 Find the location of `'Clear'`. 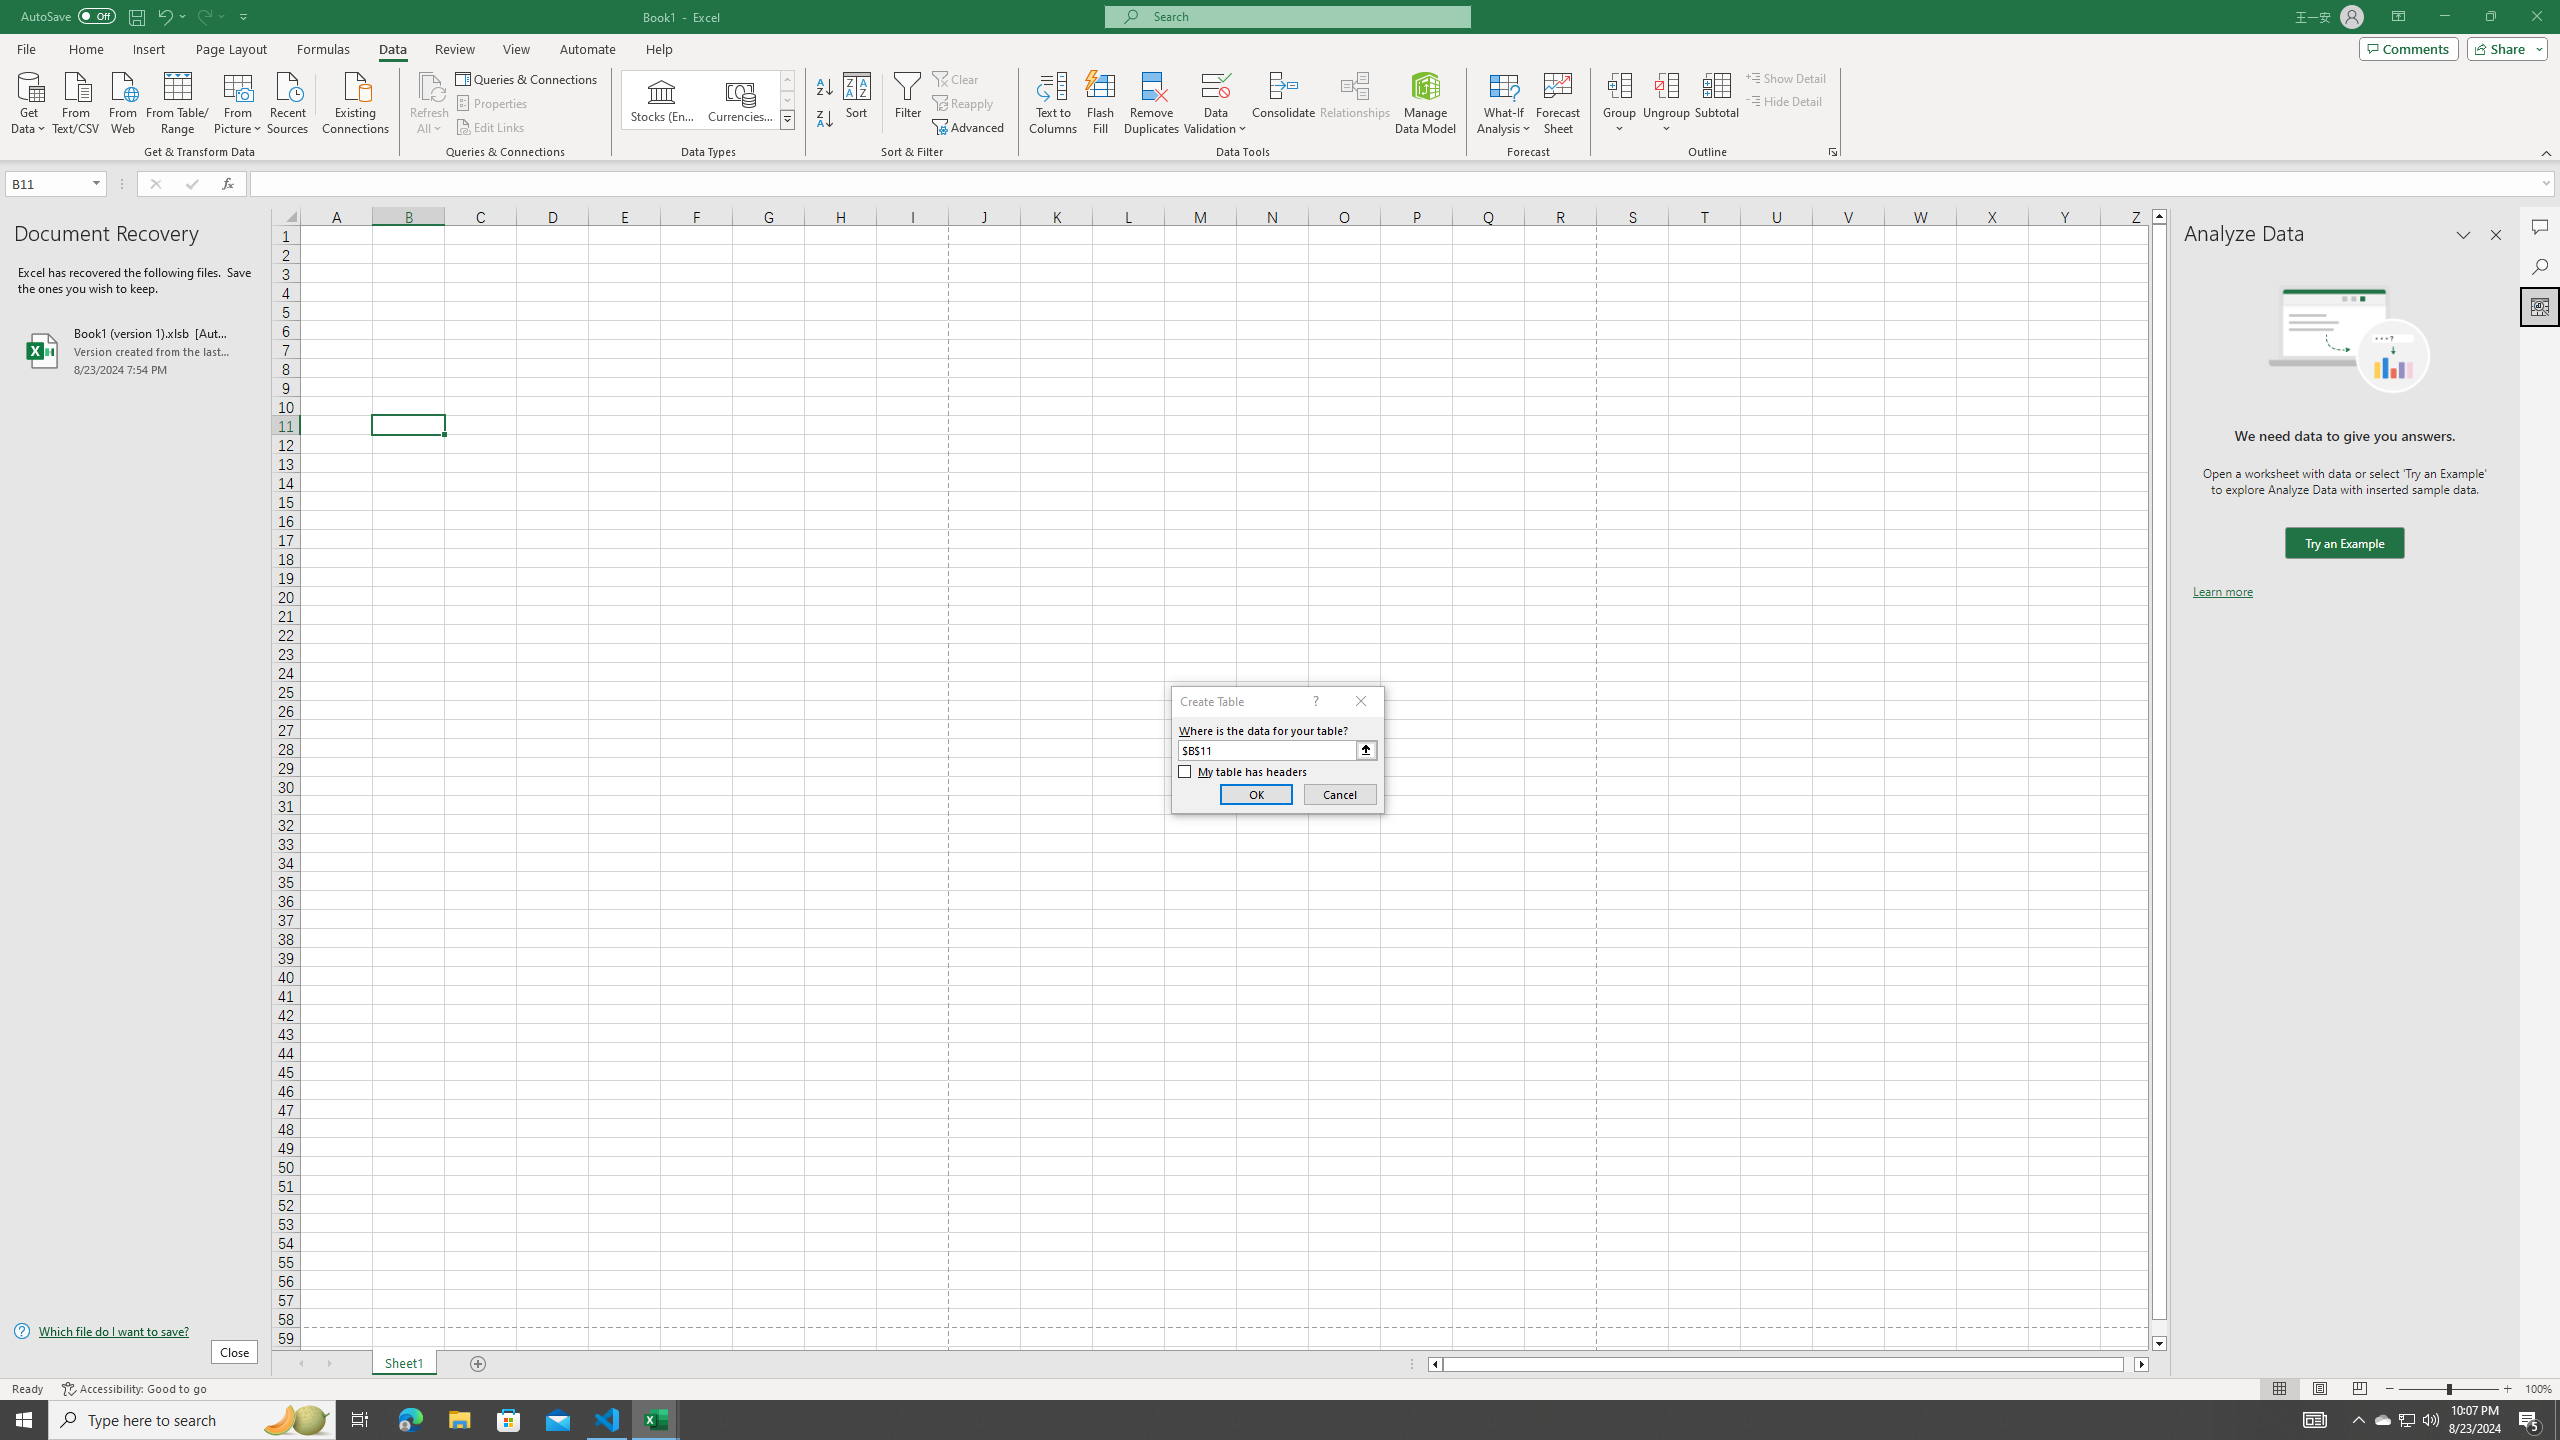

'Clear' is located at coordinates (957, 78).